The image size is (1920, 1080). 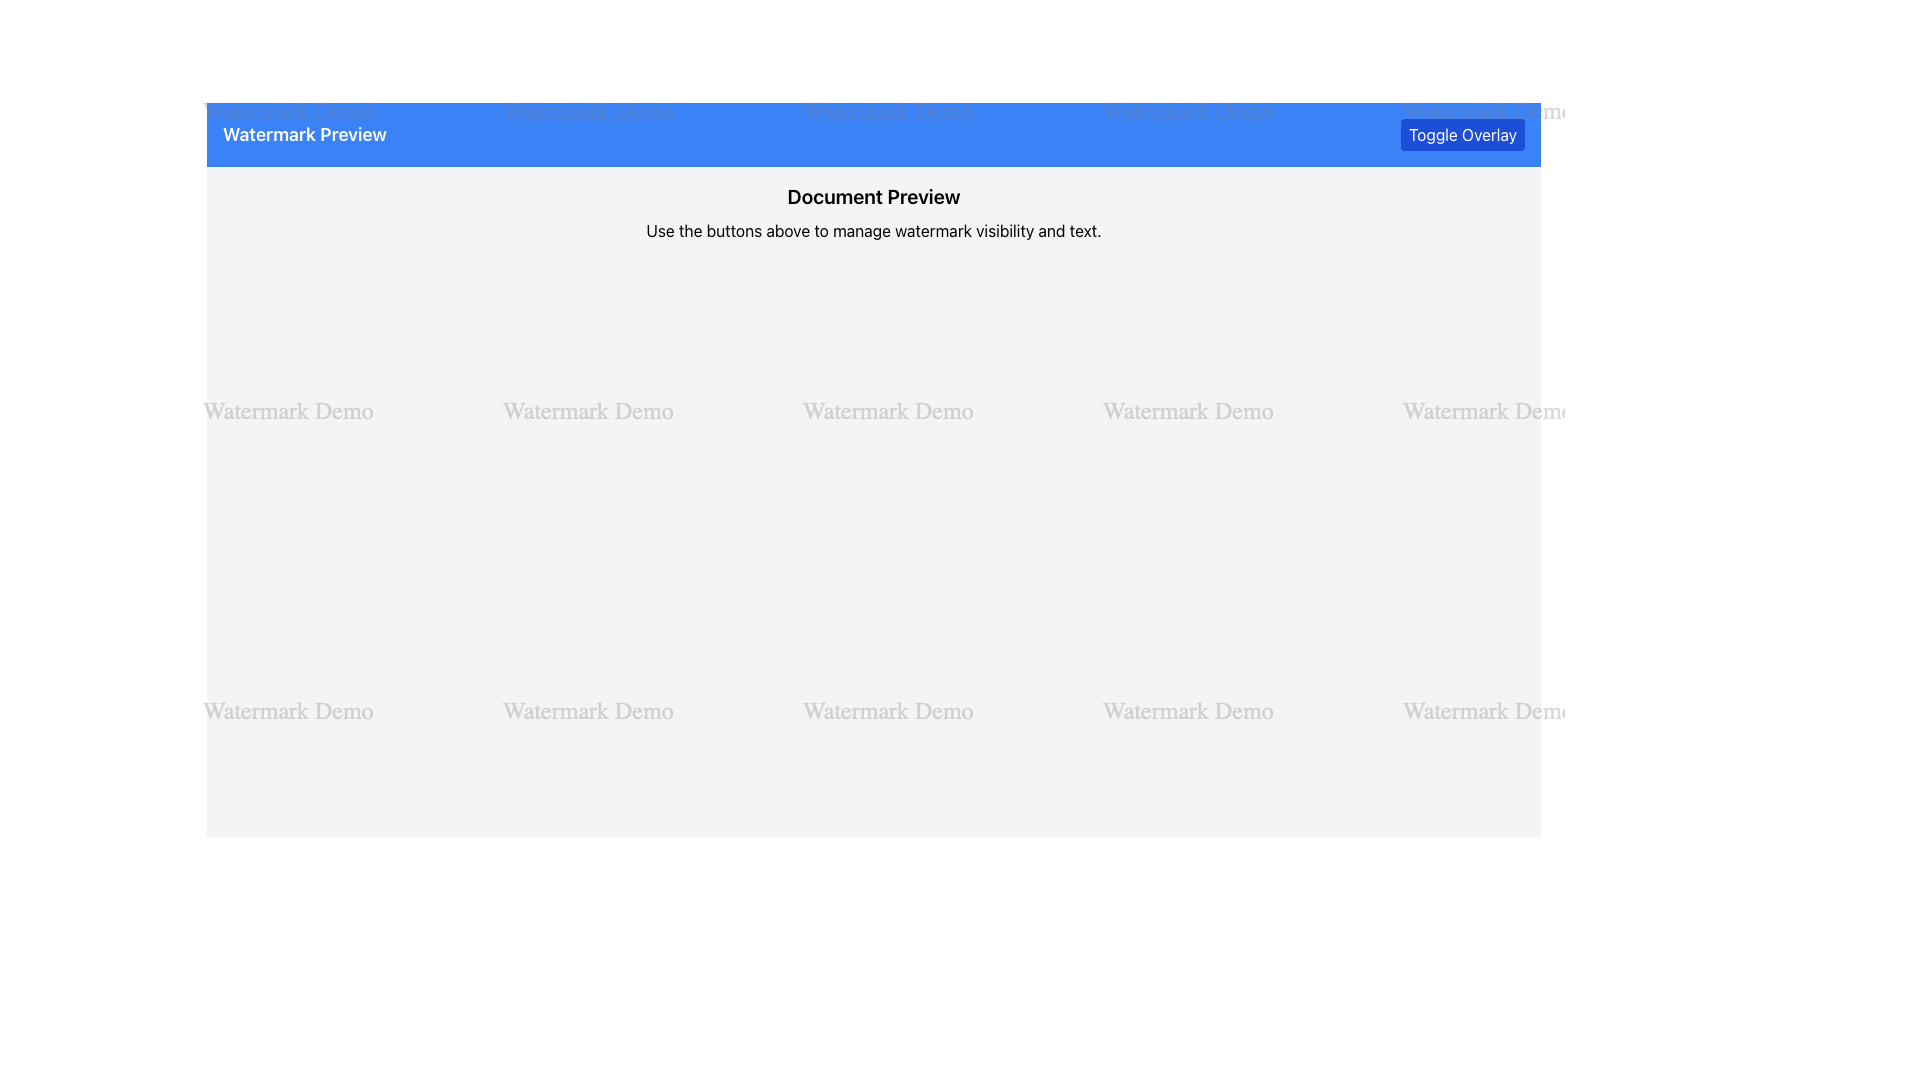 What do you see at coordinates (303, 135) in the screenshot?
I see `the text label that displays the title or heading for the watermark preview, located in the top blue header bar, adjacent to the 'Toggle Overlay' button` at bounding box center [303, 135].